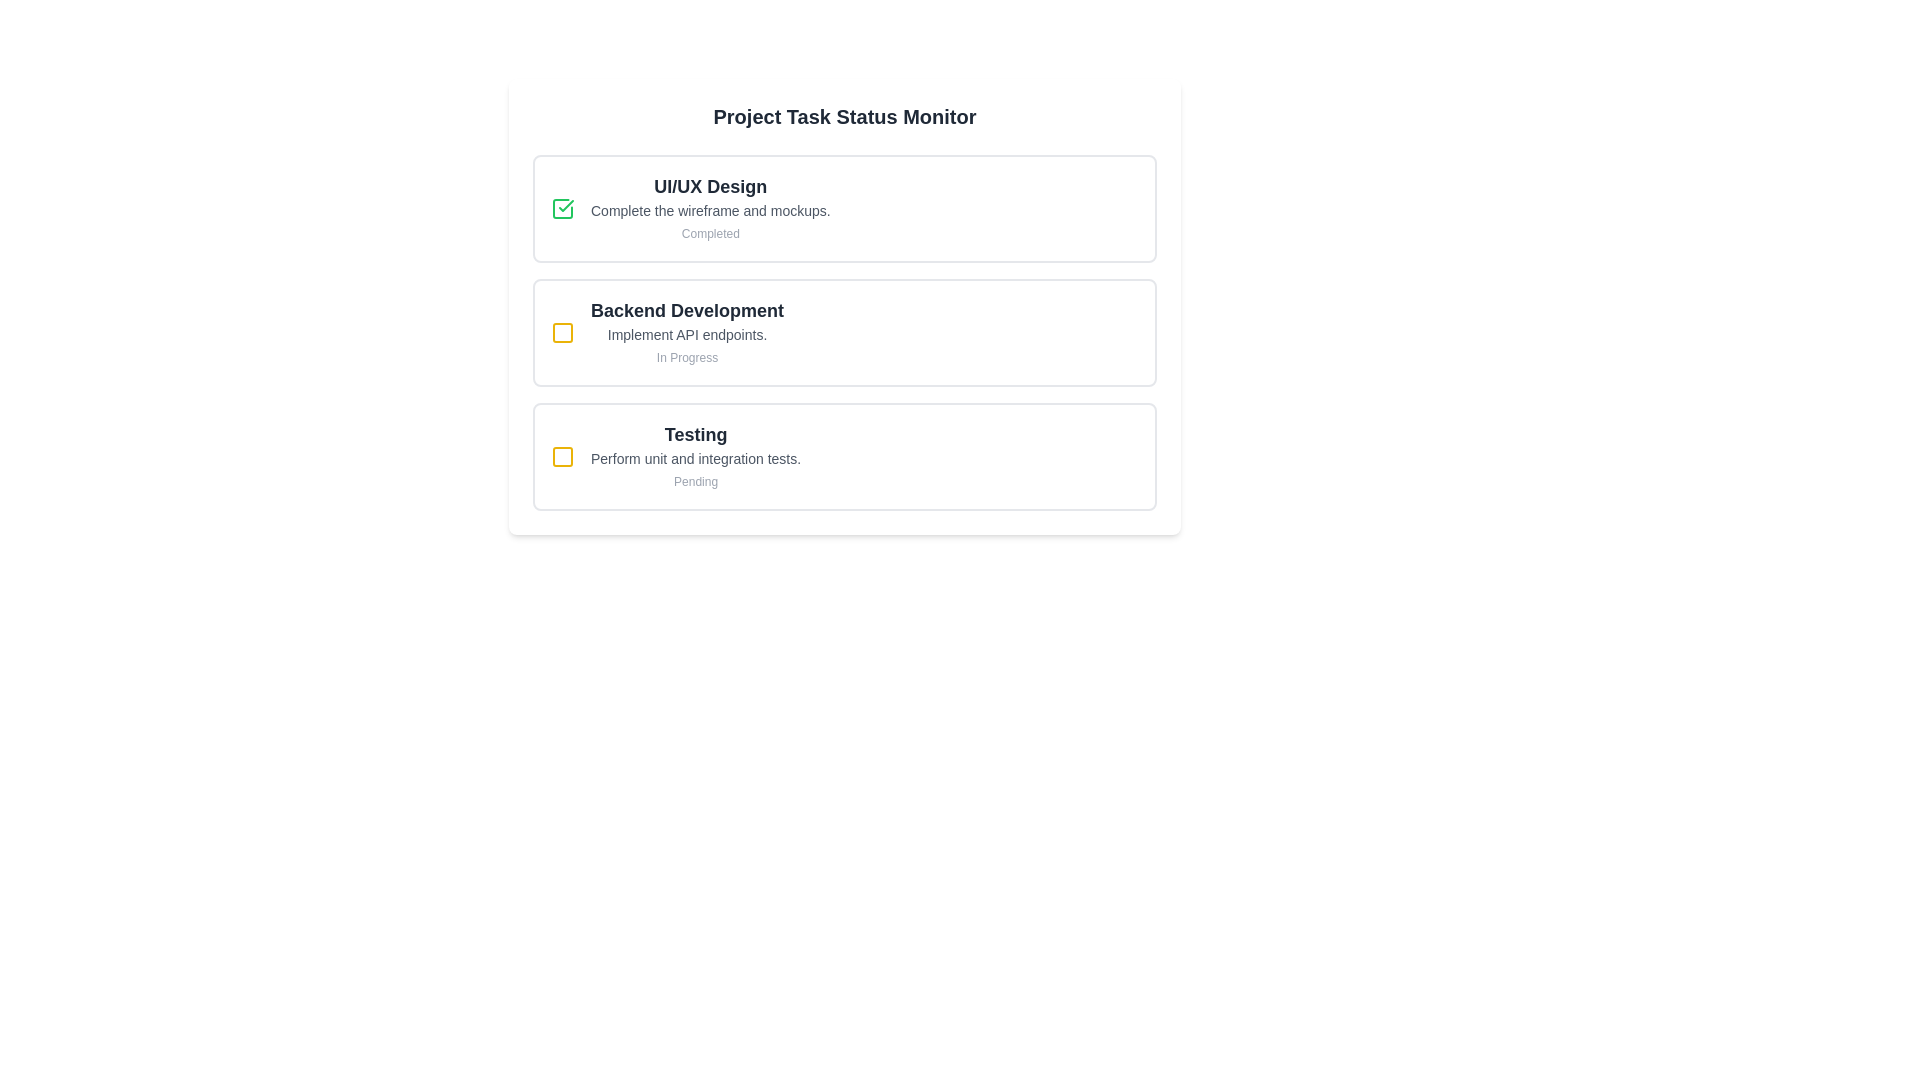 The width and height of the screenshot is (1920, 1080). Describe the element at coordinates (710, 186) in the screenshot. I see `the 'UI/UX Design' text label element, which is a bold and large font title located at the top-left corner of the first task card in the project task status interface` at that location.